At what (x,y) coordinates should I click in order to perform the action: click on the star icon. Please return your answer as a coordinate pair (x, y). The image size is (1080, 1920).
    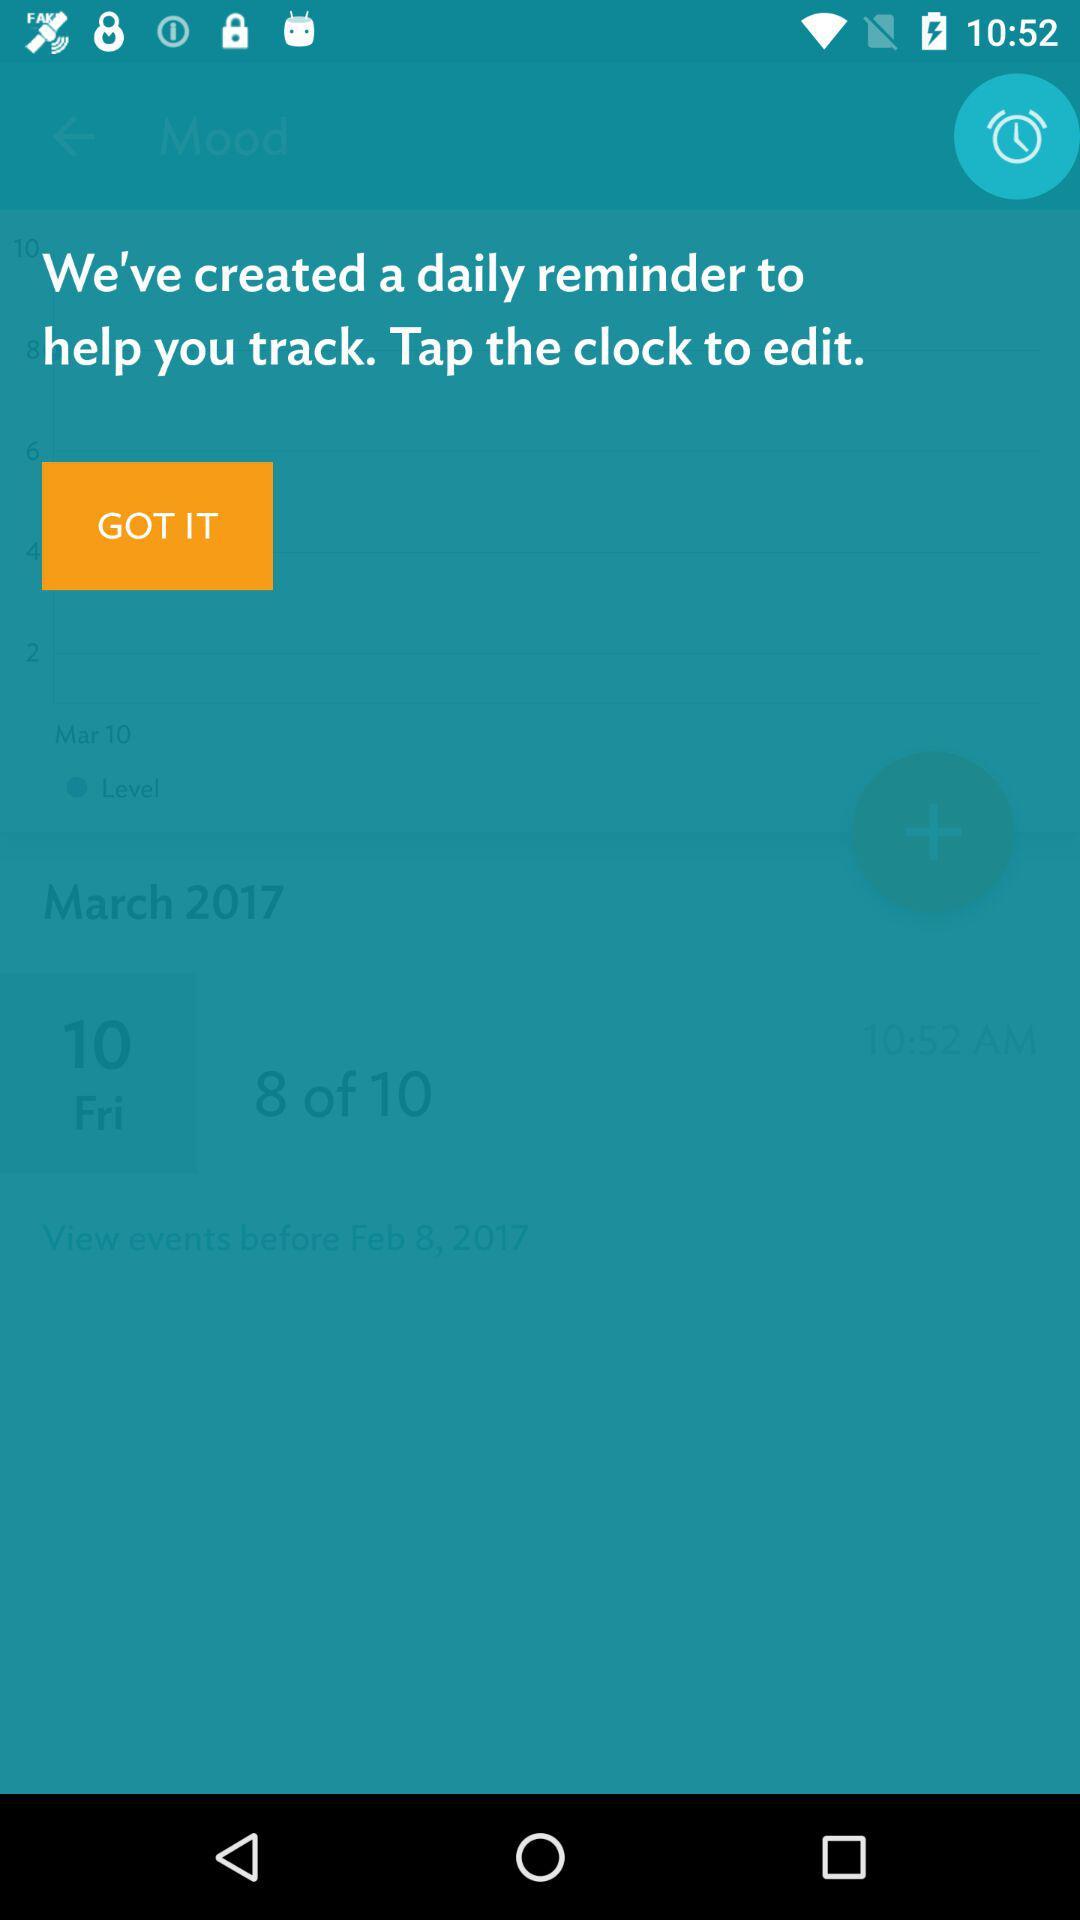
    Looking at the image, I should click on (933, 839).